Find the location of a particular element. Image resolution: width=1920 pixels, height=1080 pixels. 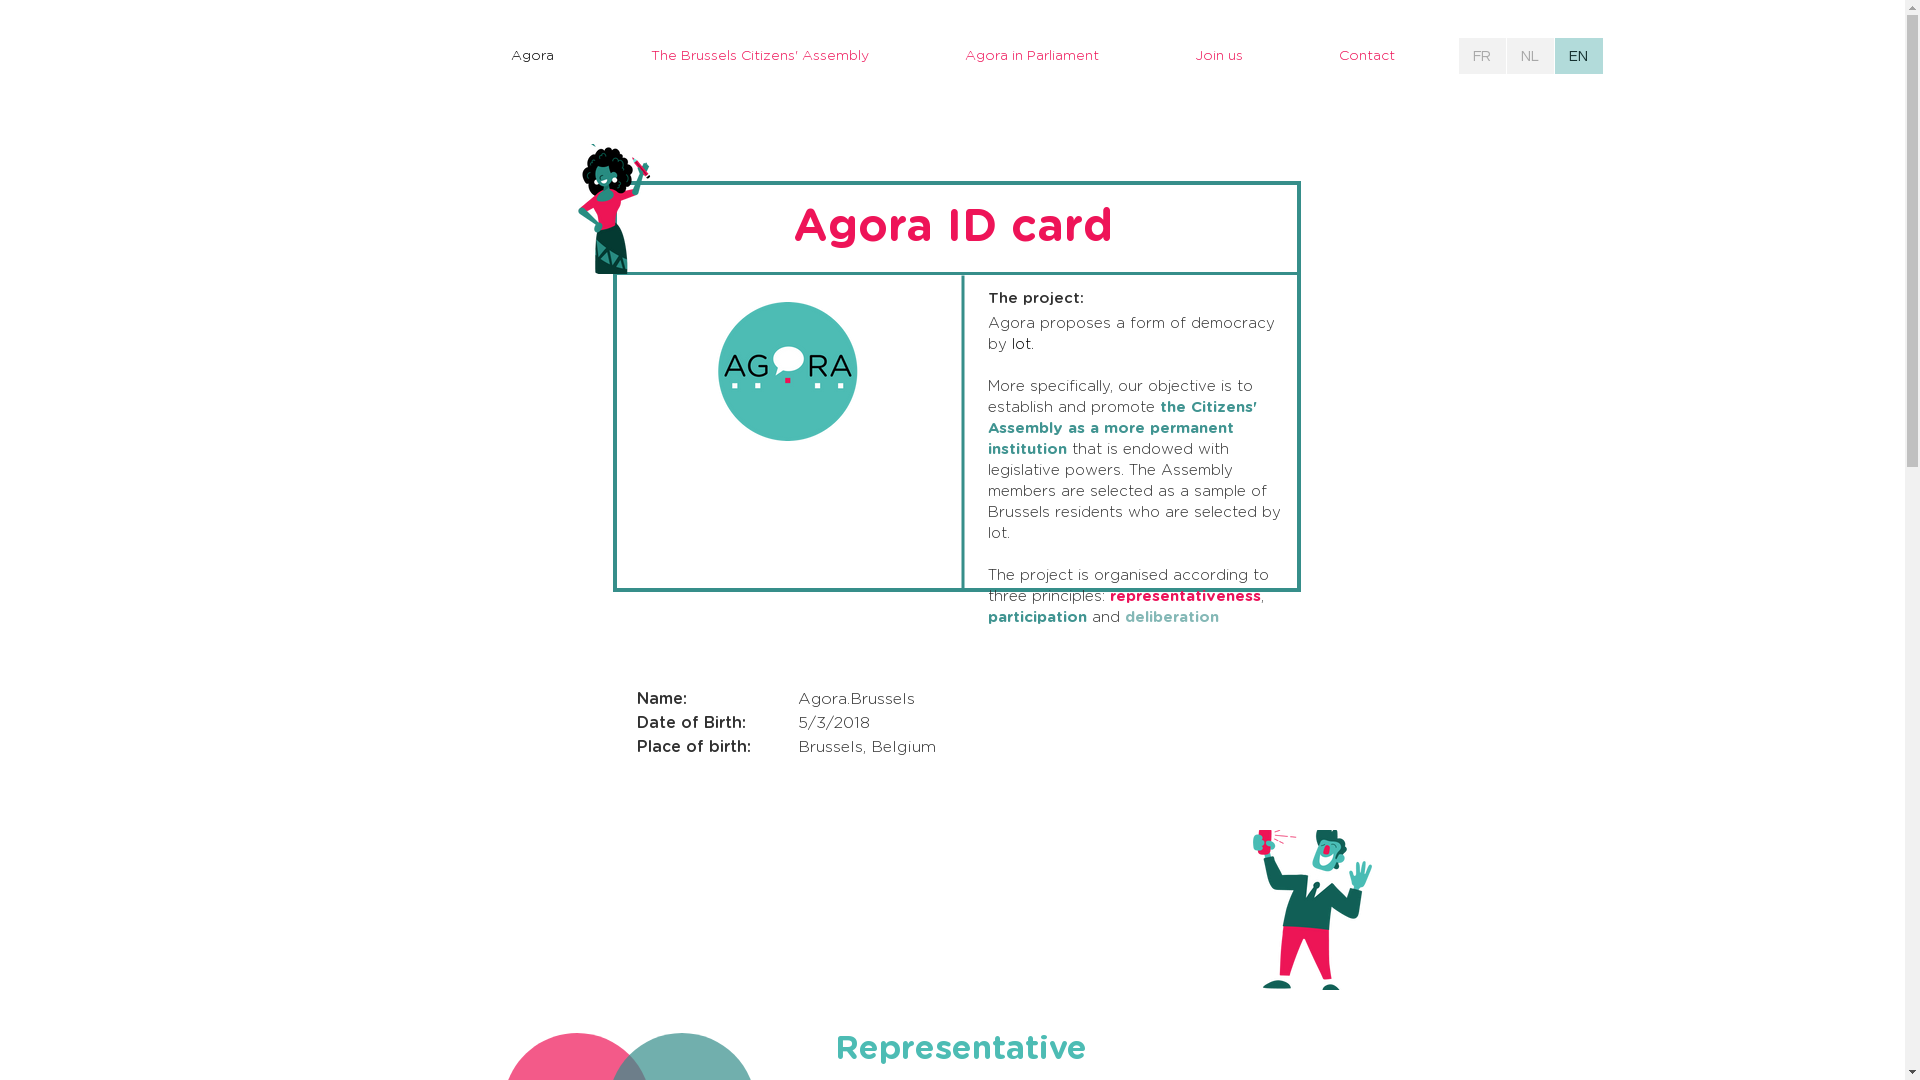

'Agora' is located at coordinates (532, 55).